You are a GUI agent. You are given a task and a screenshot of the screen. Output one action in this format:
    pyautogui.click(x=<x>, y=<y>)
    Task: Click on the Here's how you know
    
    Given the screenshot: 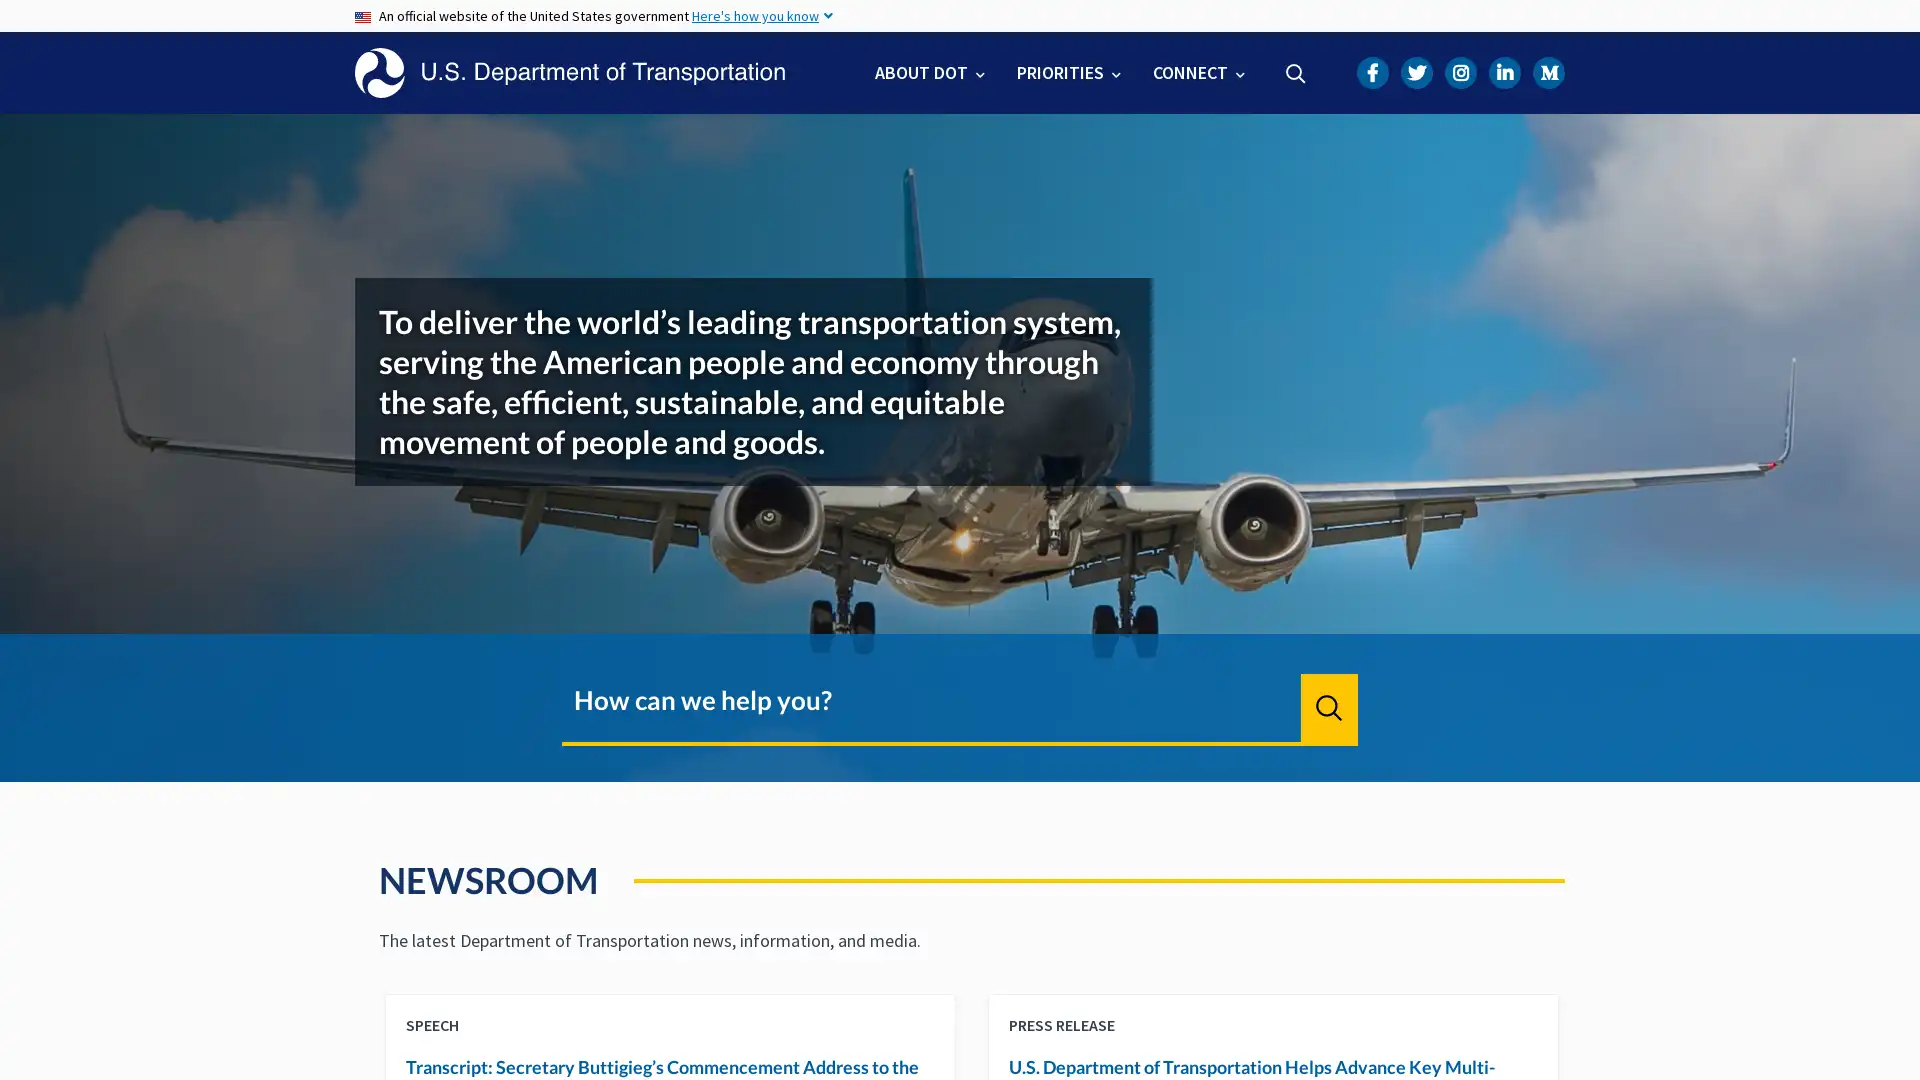 What is the action you would take?
    pyautogui.click(x=761, y=16)
    